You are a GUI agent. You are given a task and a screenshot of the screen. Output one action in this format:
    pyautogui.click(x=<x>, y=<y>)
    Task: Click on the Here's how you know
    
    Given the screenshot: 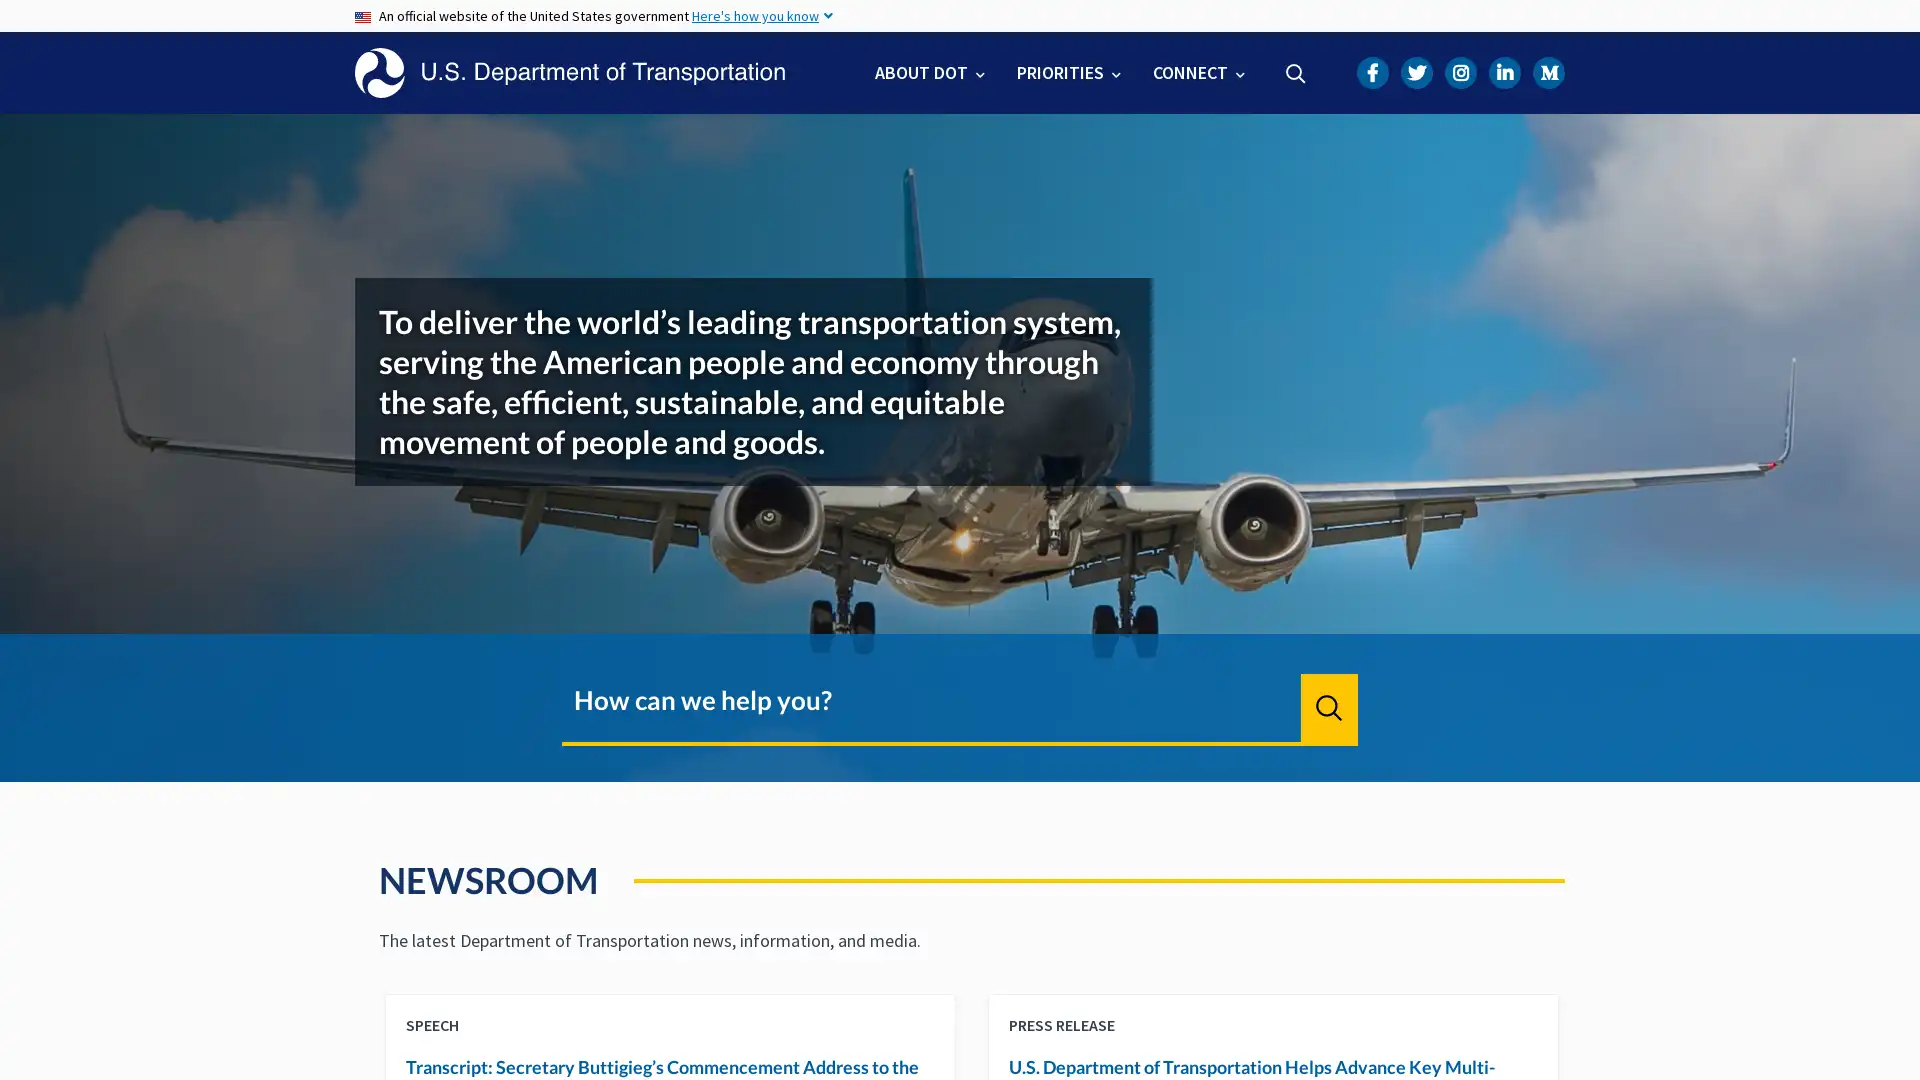 What is the action you would take?
    pyautogui.click(x=761, y=16)
    